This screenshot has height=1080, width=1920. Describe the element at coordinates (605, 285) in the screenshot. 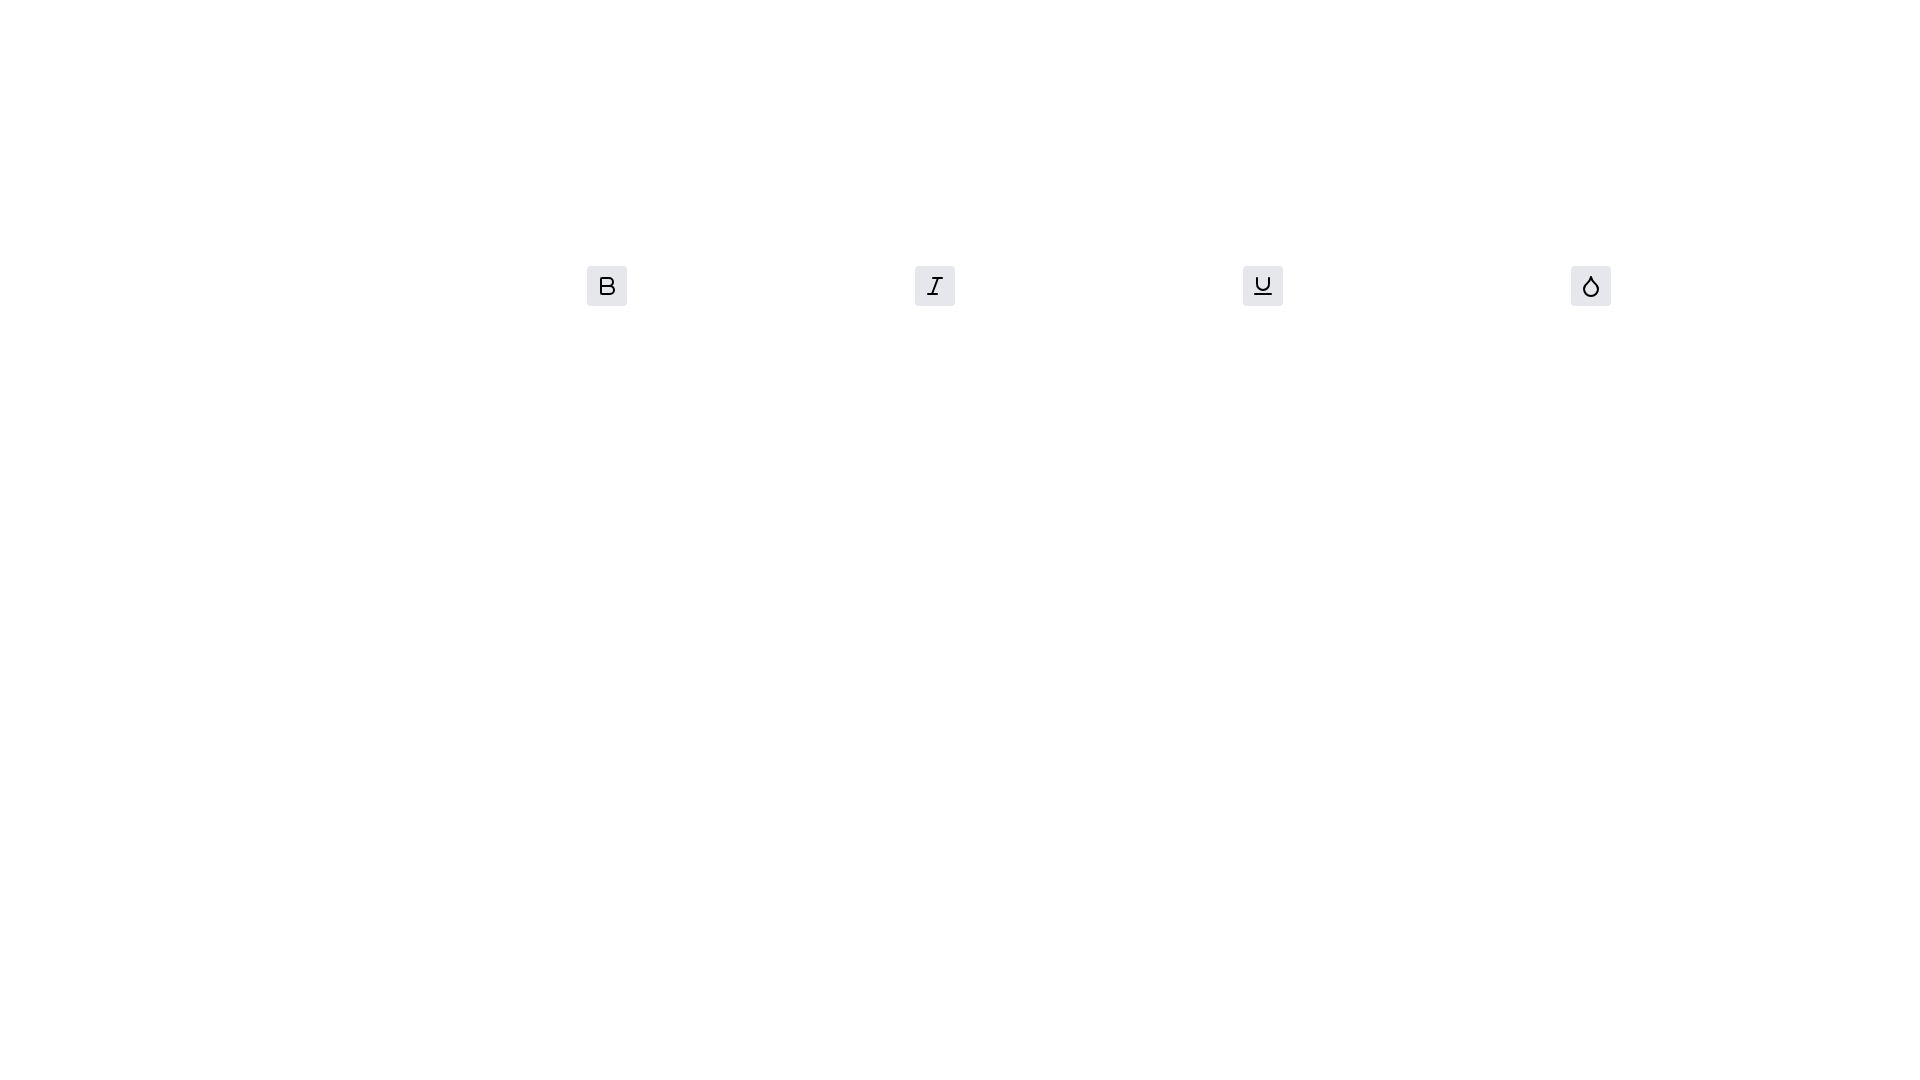

I see `the bold text formatting icon, which is a circular SVG with a 'B' symbol inside` at that location.